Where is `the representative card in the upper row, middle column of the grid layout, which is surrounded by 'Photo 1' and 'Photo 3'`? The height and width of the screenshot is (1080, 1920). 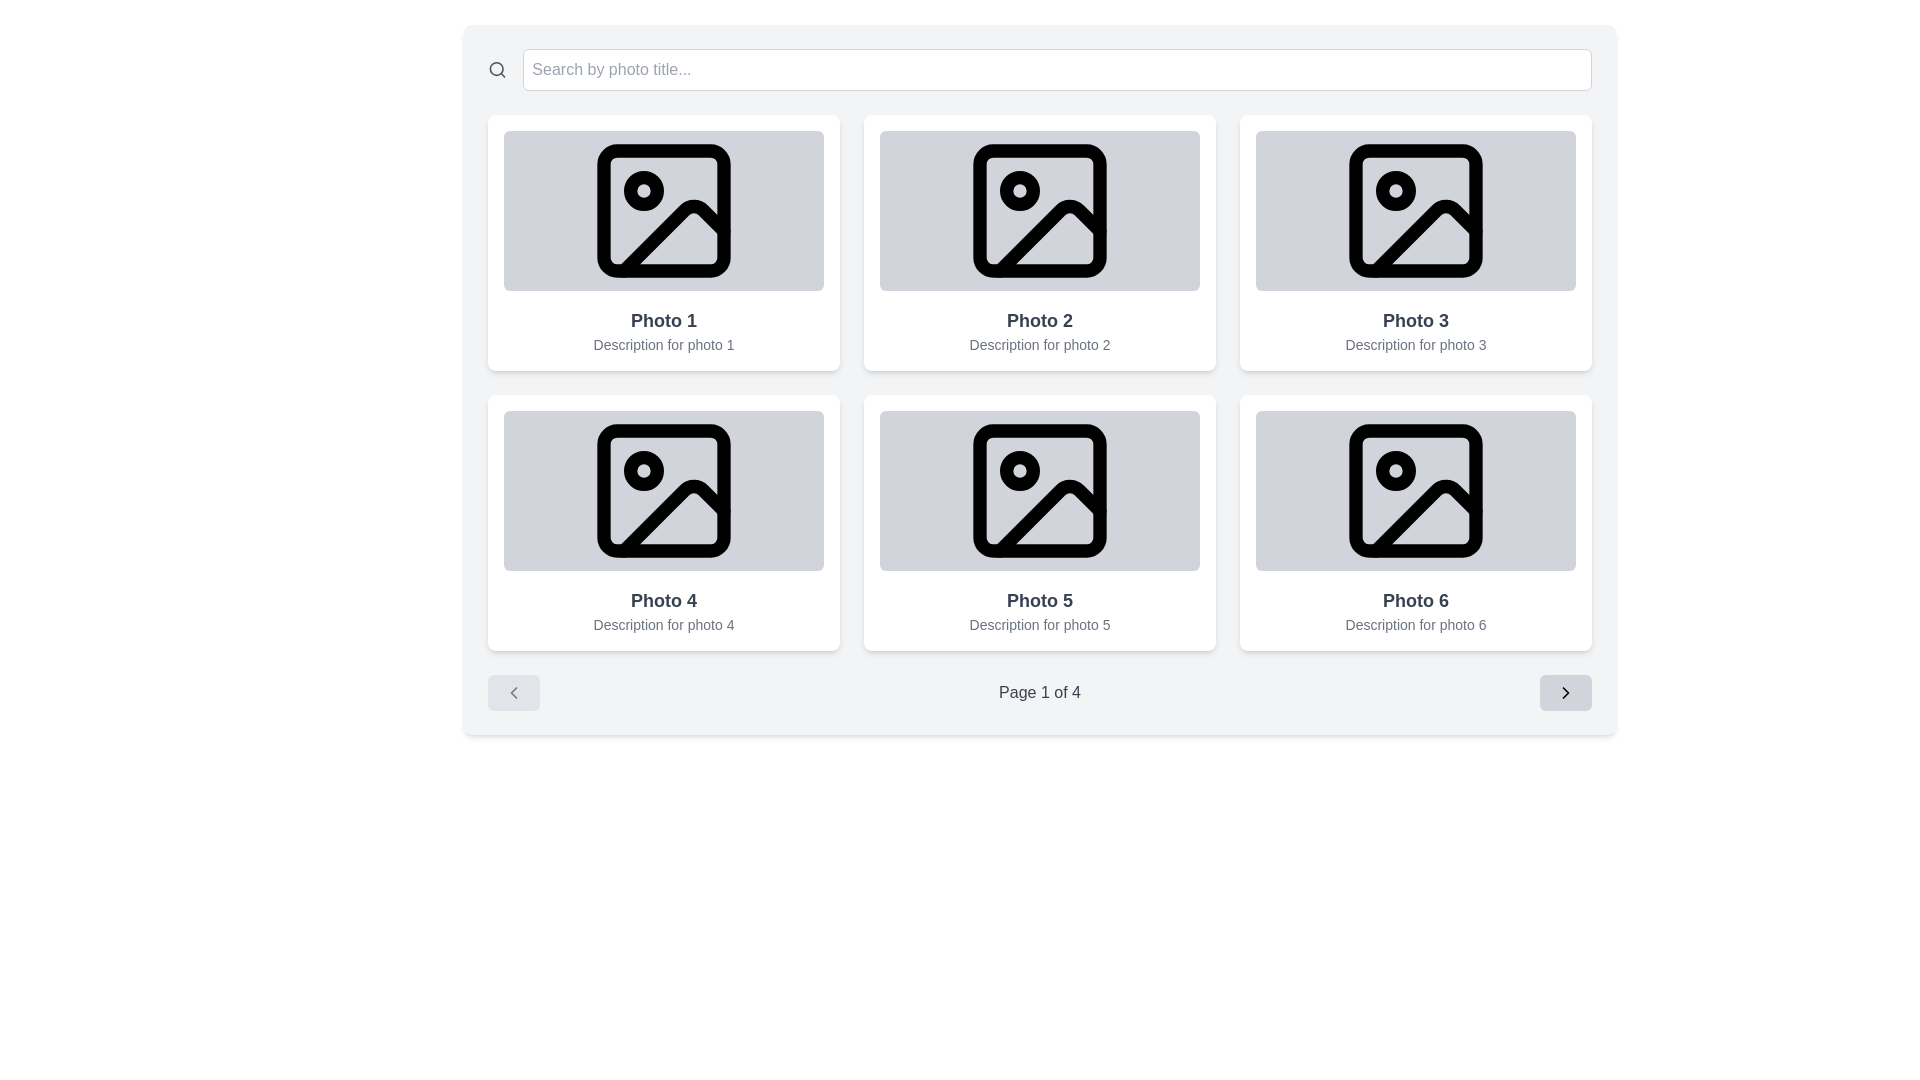 the representative card in the upper row, middle column of the grid layout, which is surrounded by 'Photo 1' and 'Photo 3' is located at coordinates (1040, 242).